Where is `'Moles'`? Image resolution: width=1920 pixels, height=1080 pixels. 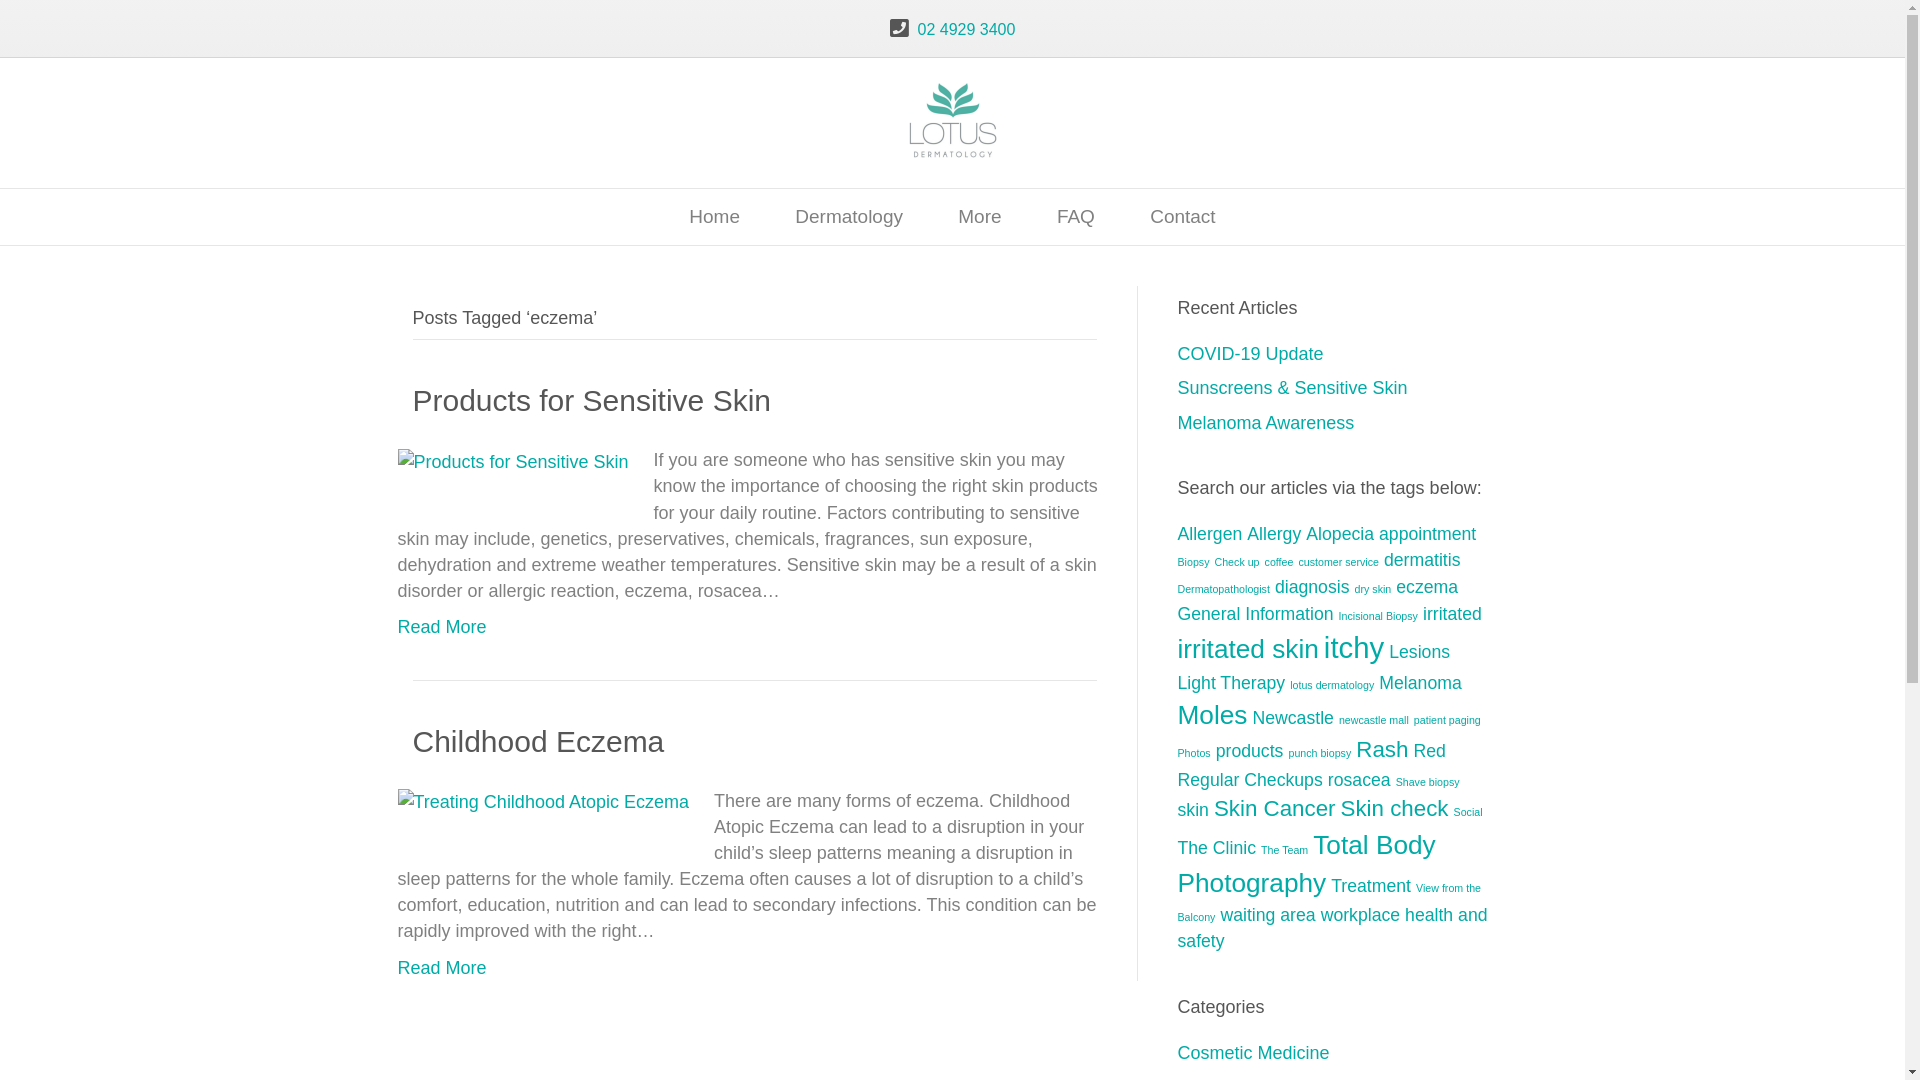 'Moles' is located at coordinates (1212, 713).